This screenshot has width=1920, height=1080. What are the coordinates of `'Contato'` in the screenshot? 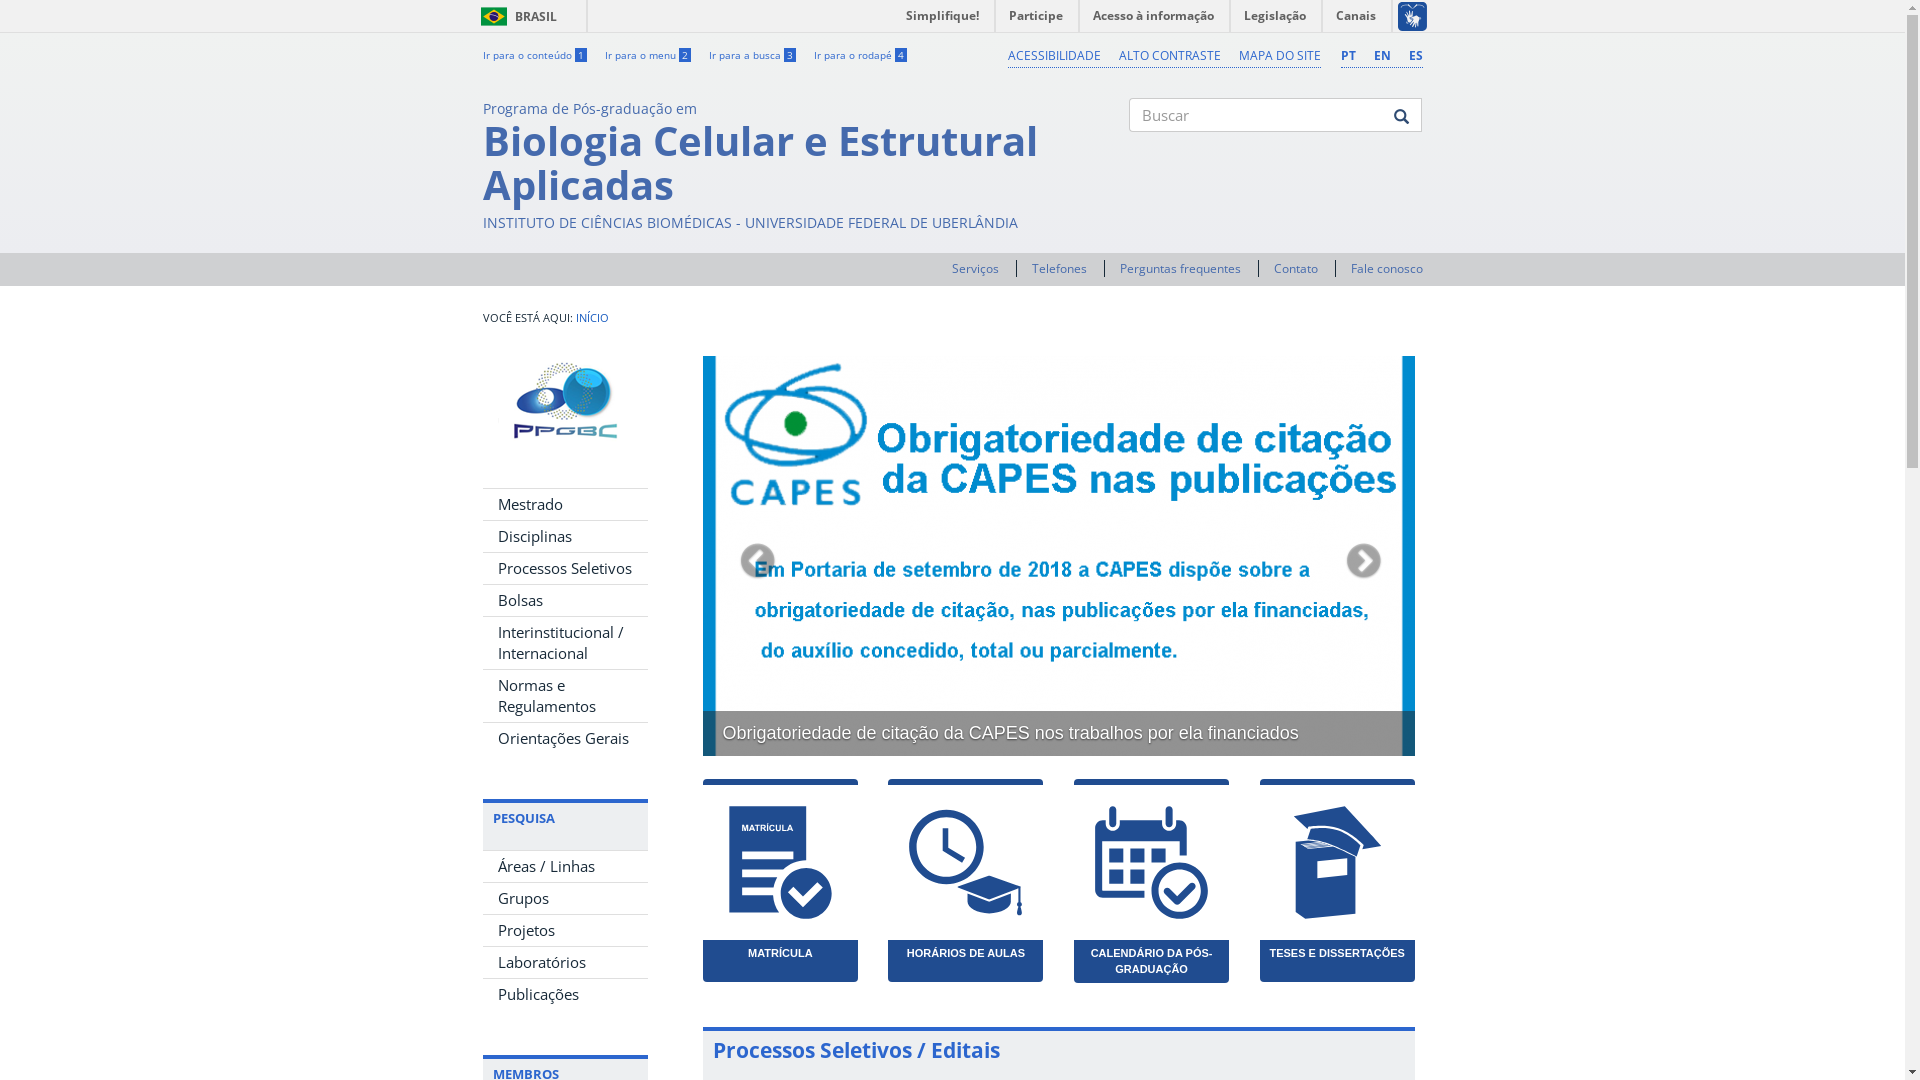 It's located at (1272, 267).